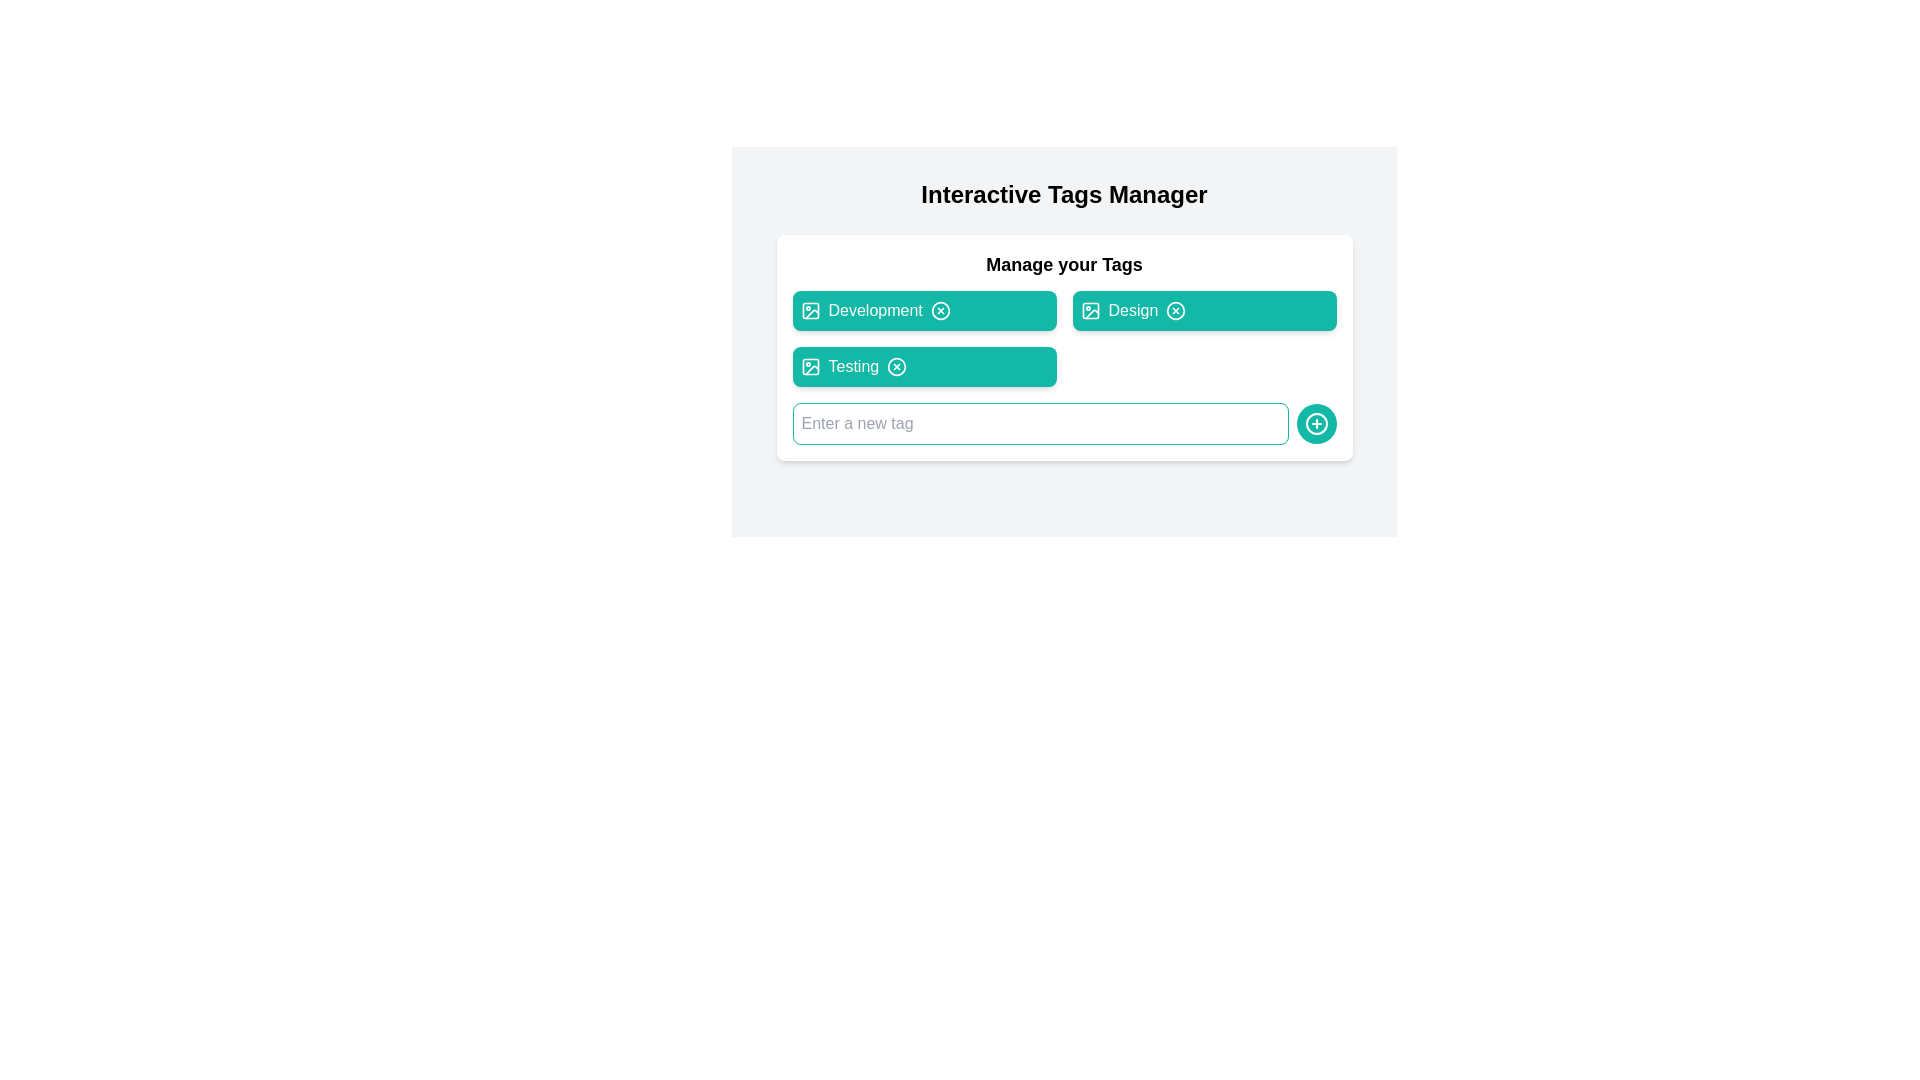 This screenshot has height=1080, width=1920. I want to click on the Close/Delete button located to the right of the 'Testing' tag, so click(896, 366).